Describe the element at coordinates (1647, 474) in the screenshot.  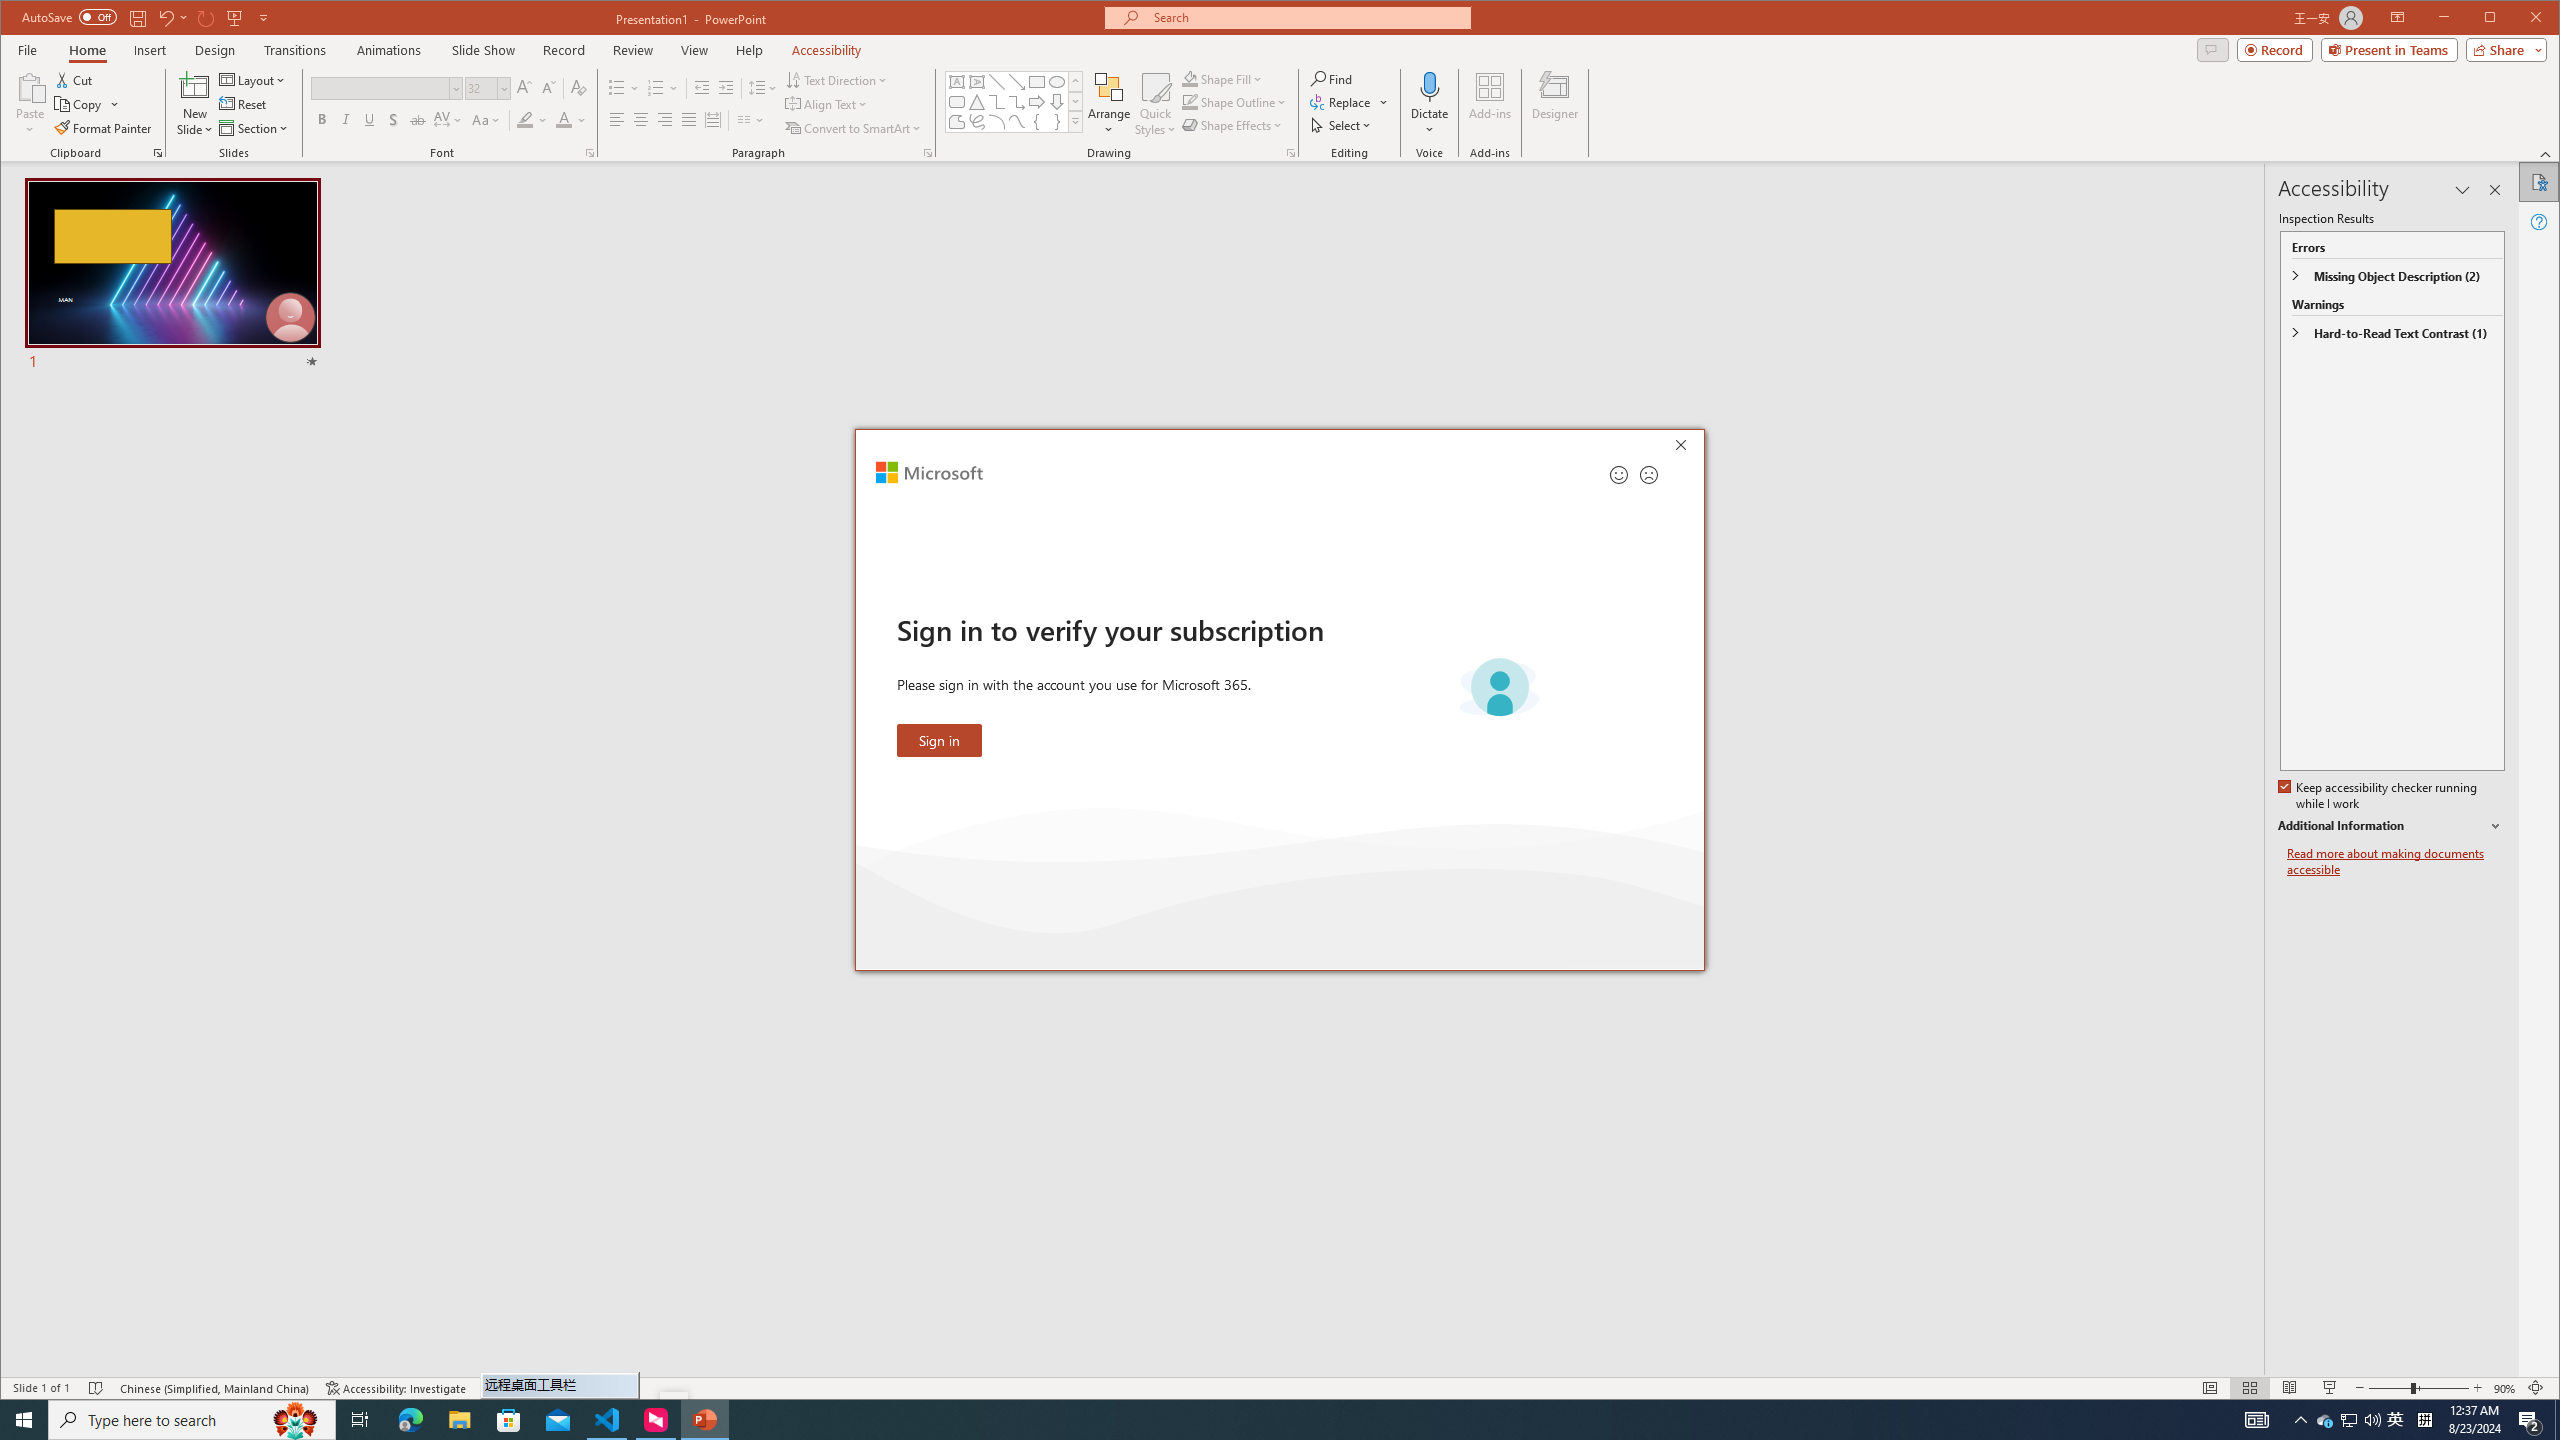
I see `'Send a frown for feedback'` at that location.